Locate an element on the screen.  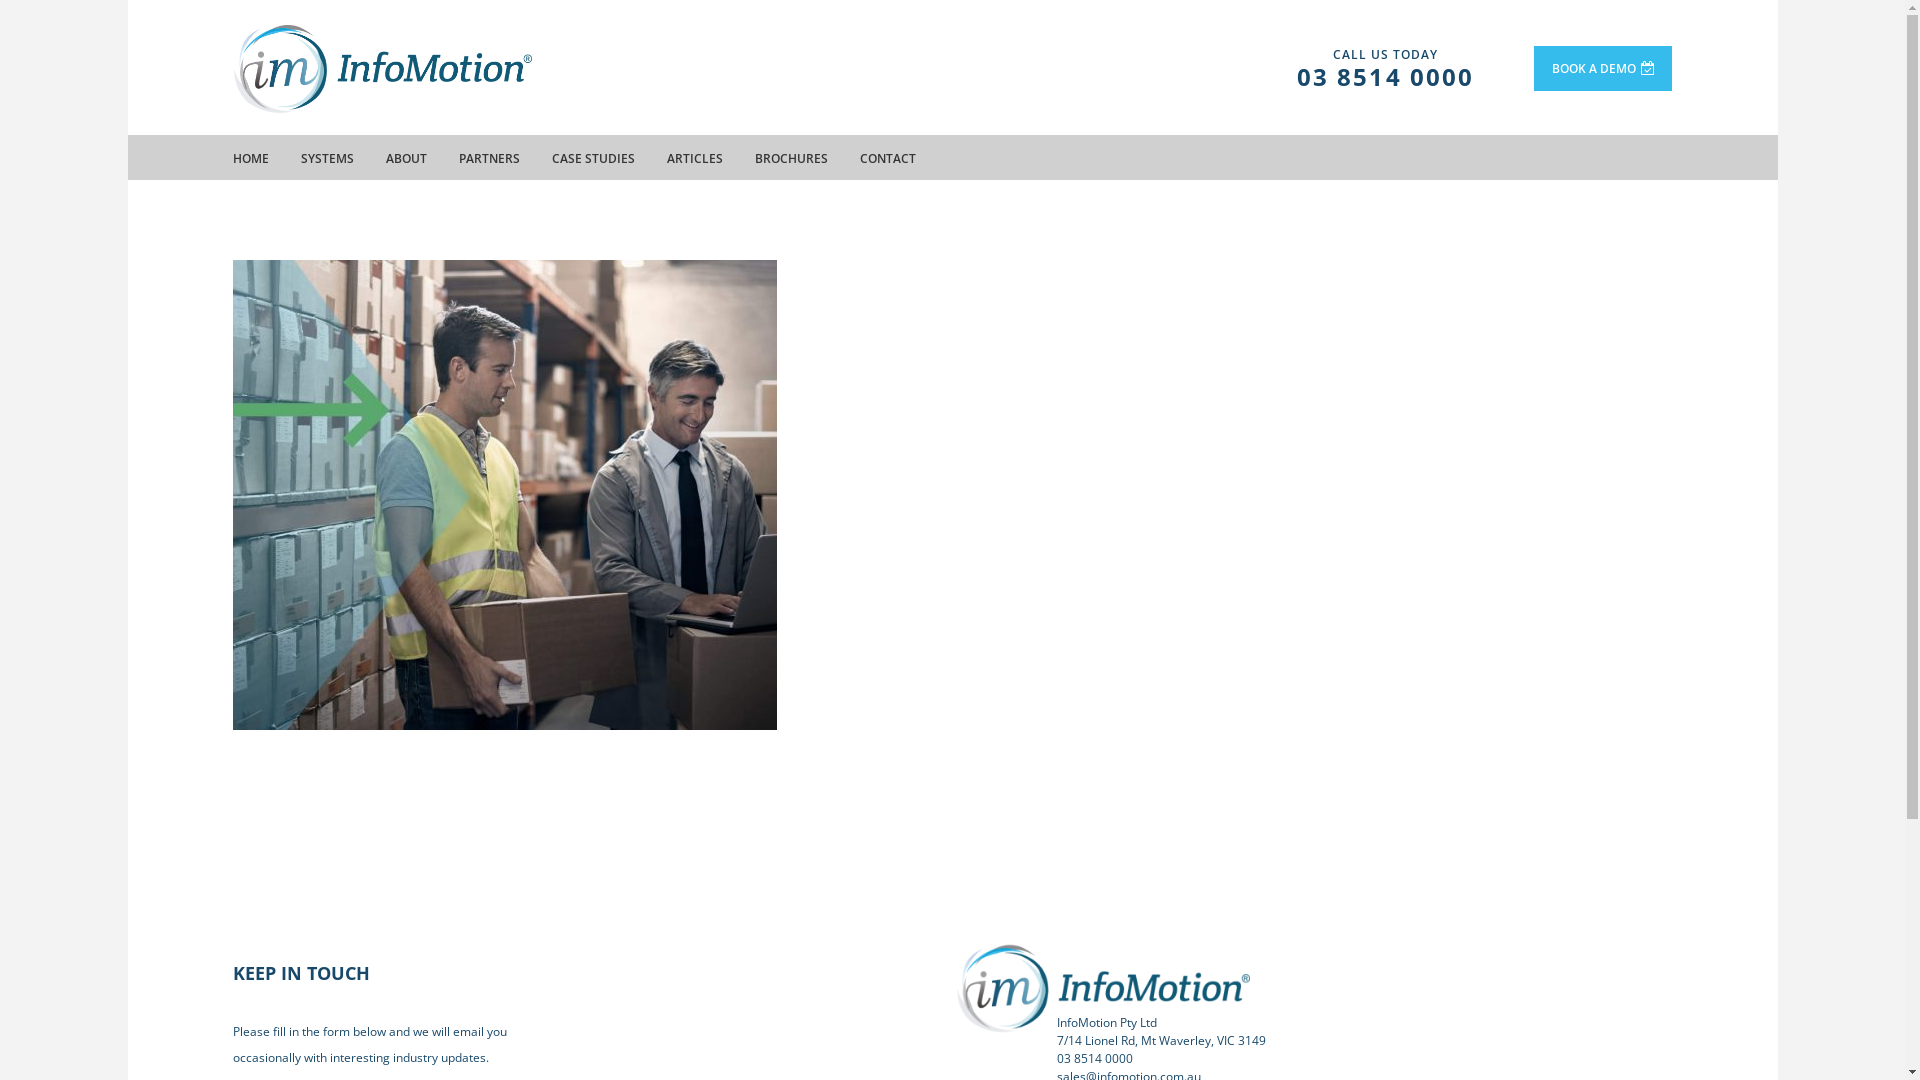
'BOOK A DEMO' is located at coordinates (1603, 67).